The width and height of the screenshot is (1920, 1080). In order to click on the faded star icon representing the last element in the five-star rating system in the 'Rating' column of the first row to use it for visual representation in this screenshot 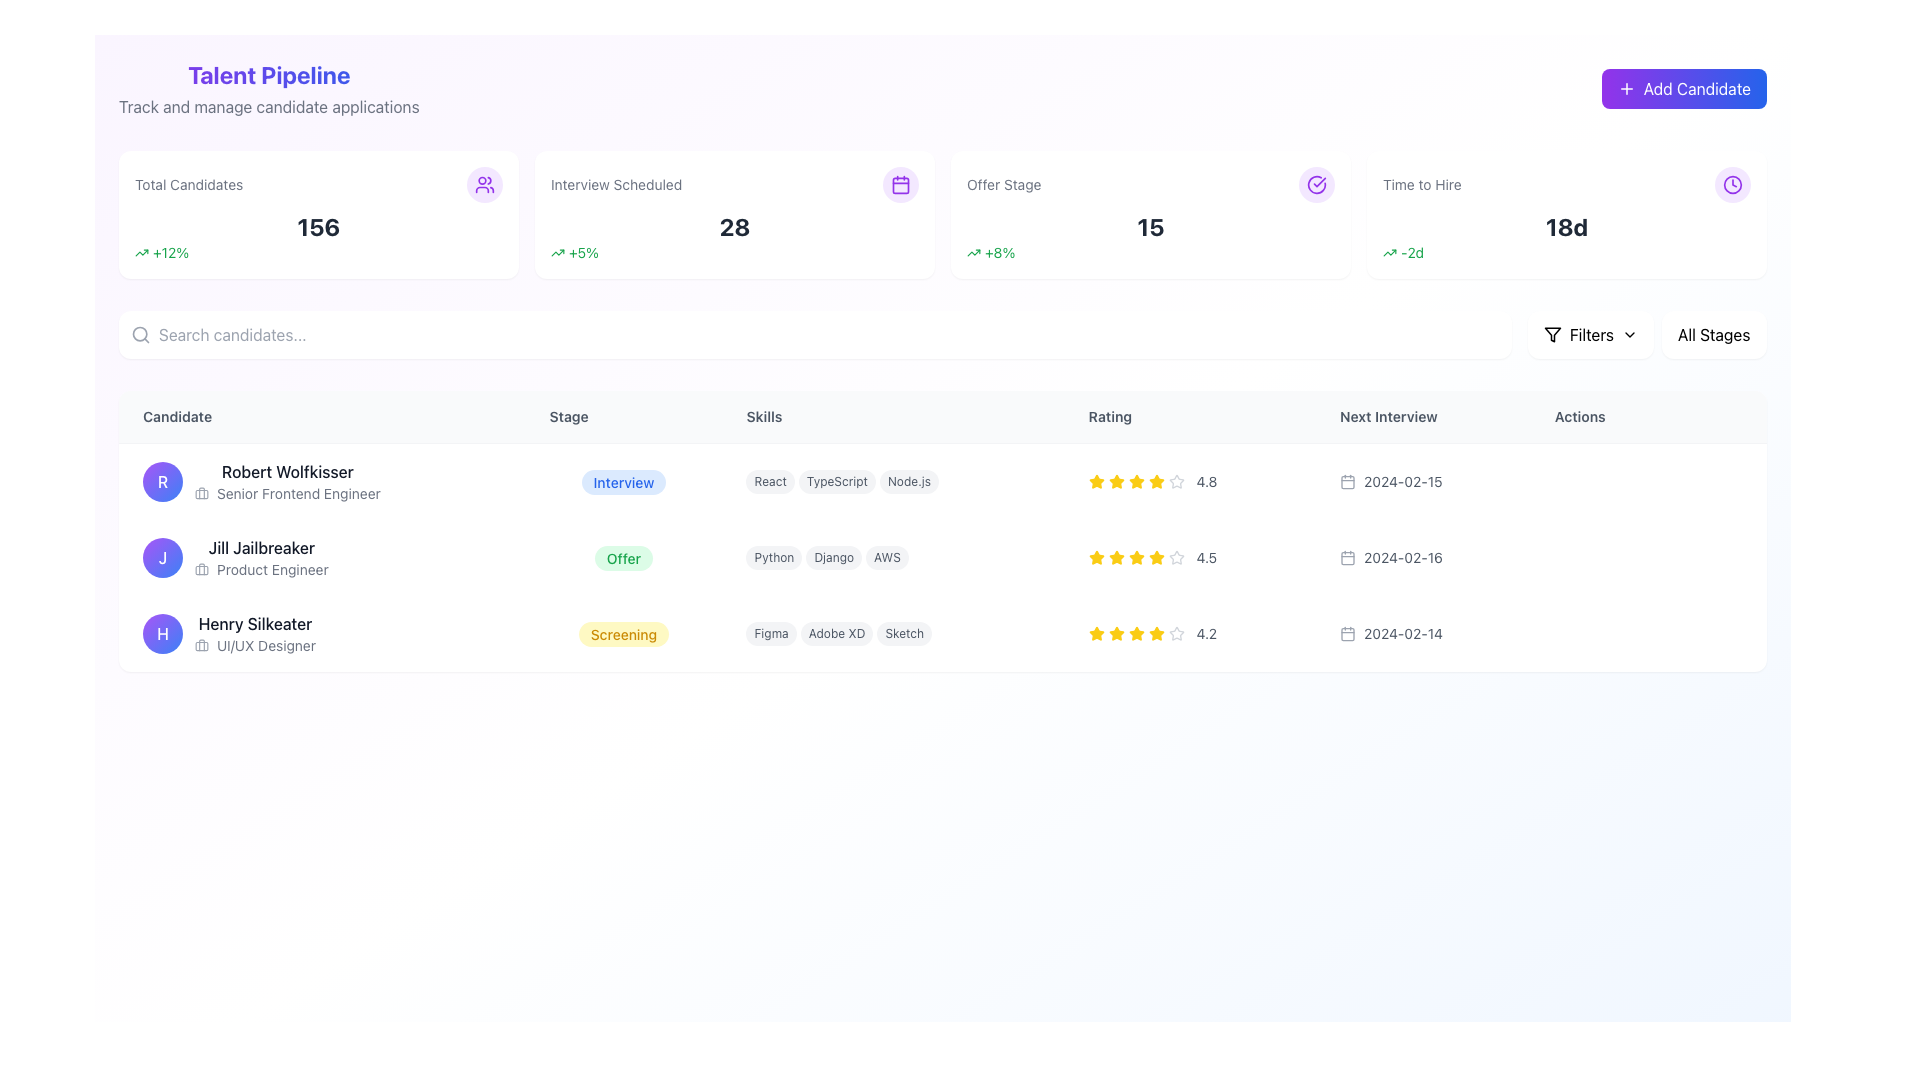, I will do `click(1176, 482)`.